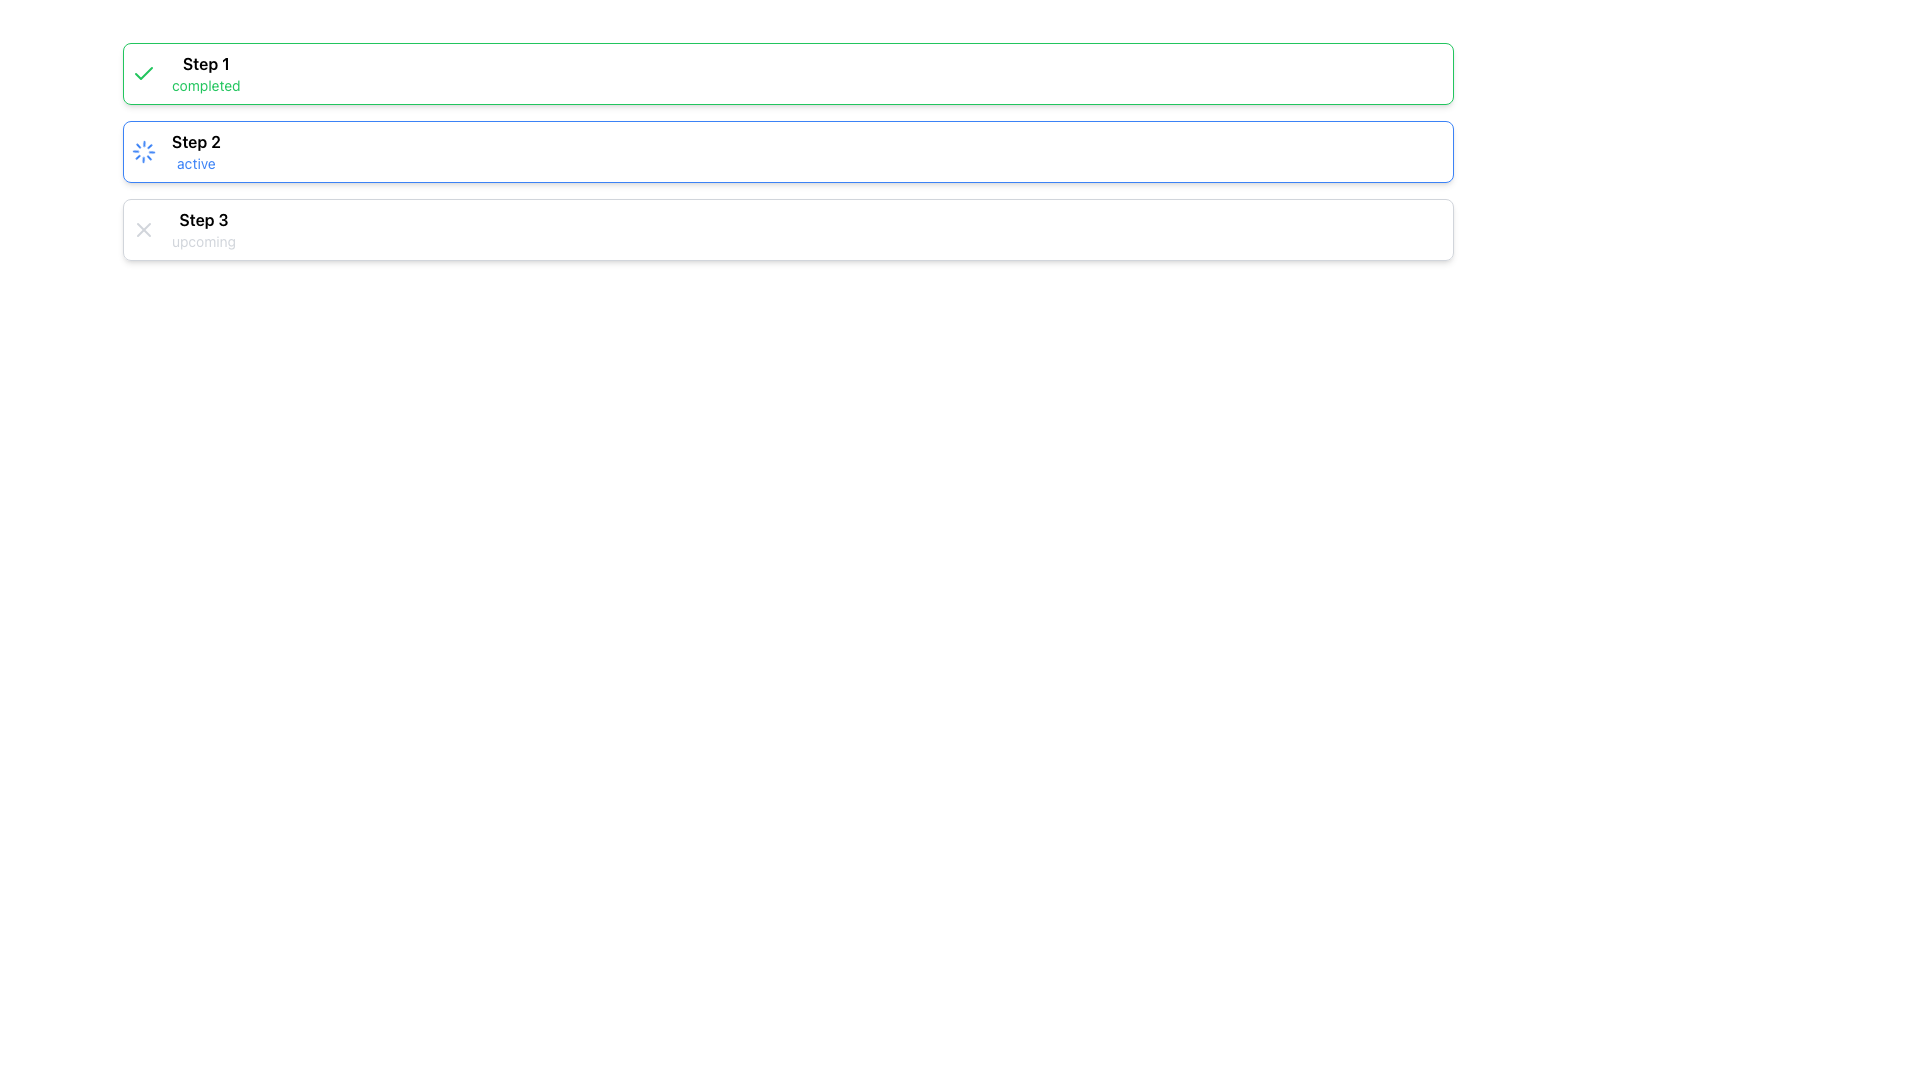 The width and height of the screenshot is (1920, 1080). I want to click on the 'Step 3' text label, which is displayed in bold font and signifies an important step in the step indicator interface, so click(203, 219).